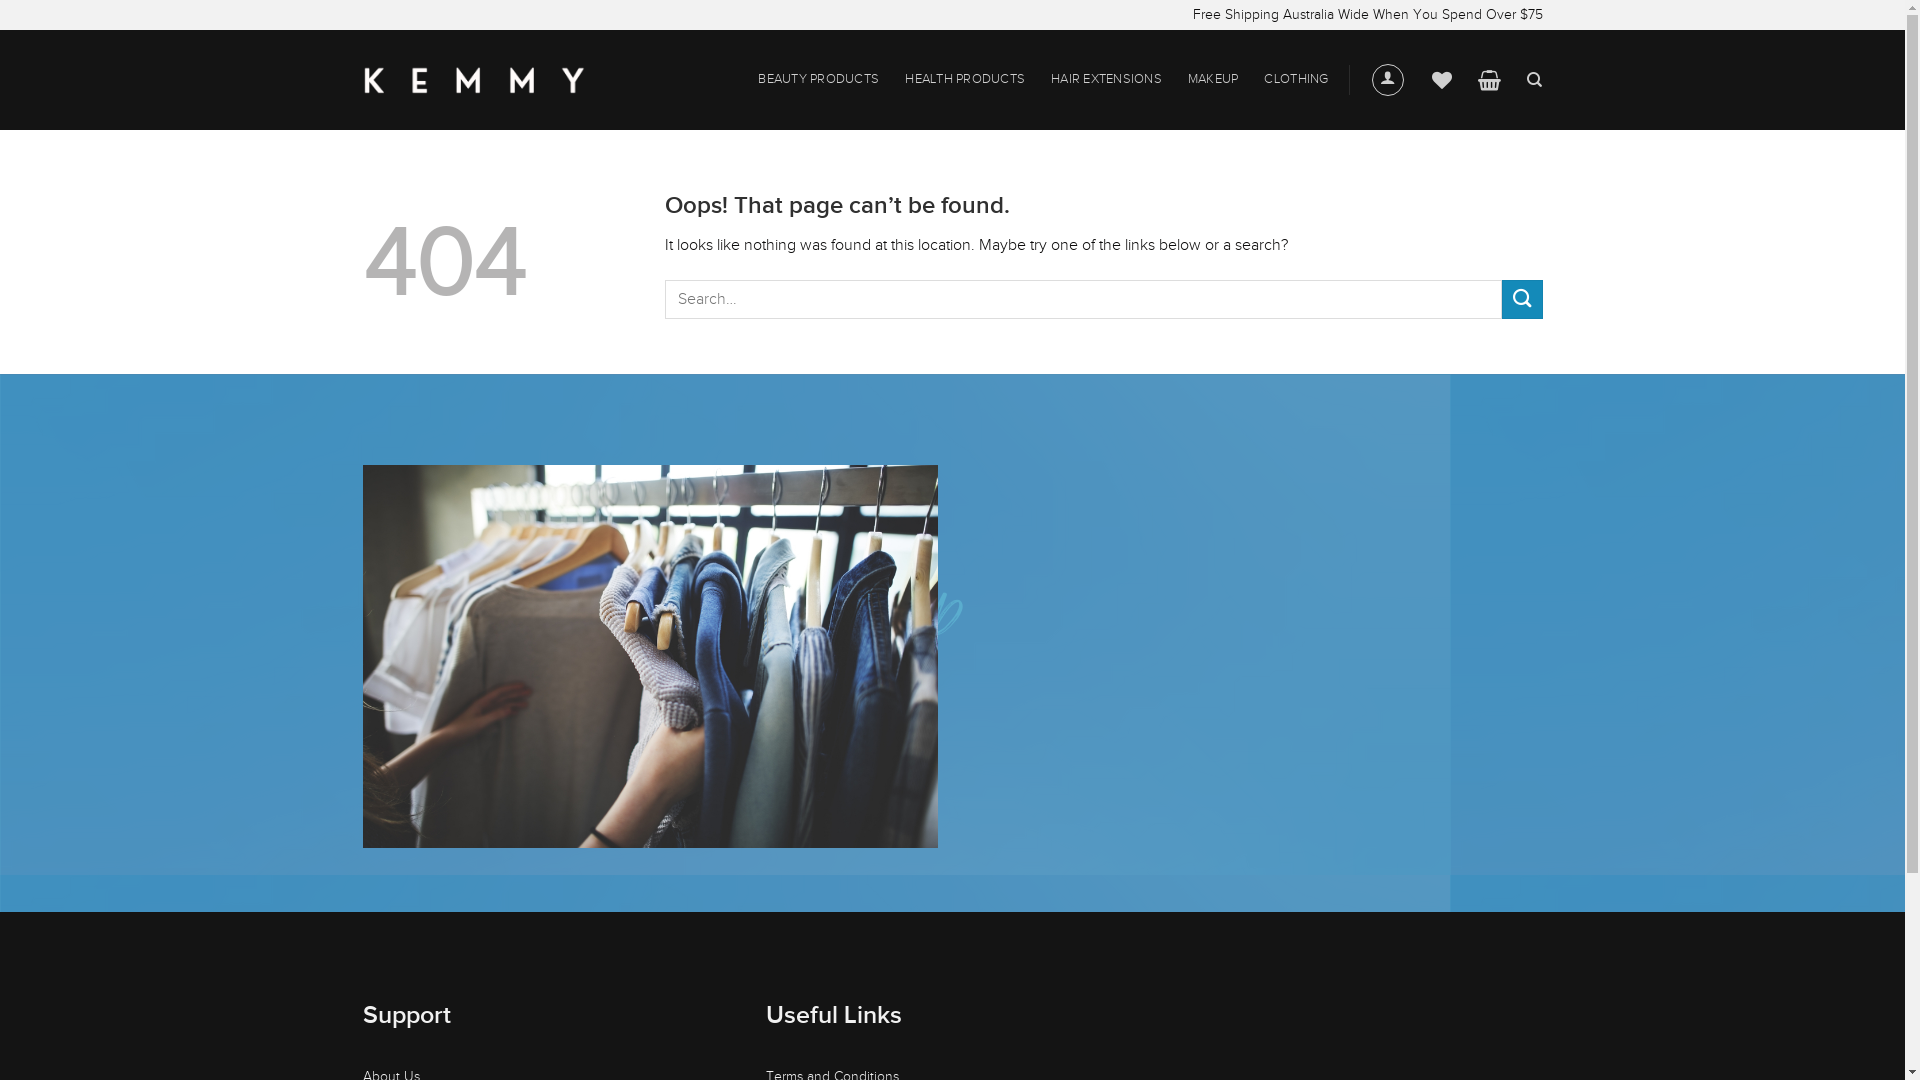 The width and height of the screenshot is (1920, 1080). What do you see at coordinates (1105, 79) in the screenshot?
I see `'HAIR EXTENSIONS'` at bounding box center [1105, 79].